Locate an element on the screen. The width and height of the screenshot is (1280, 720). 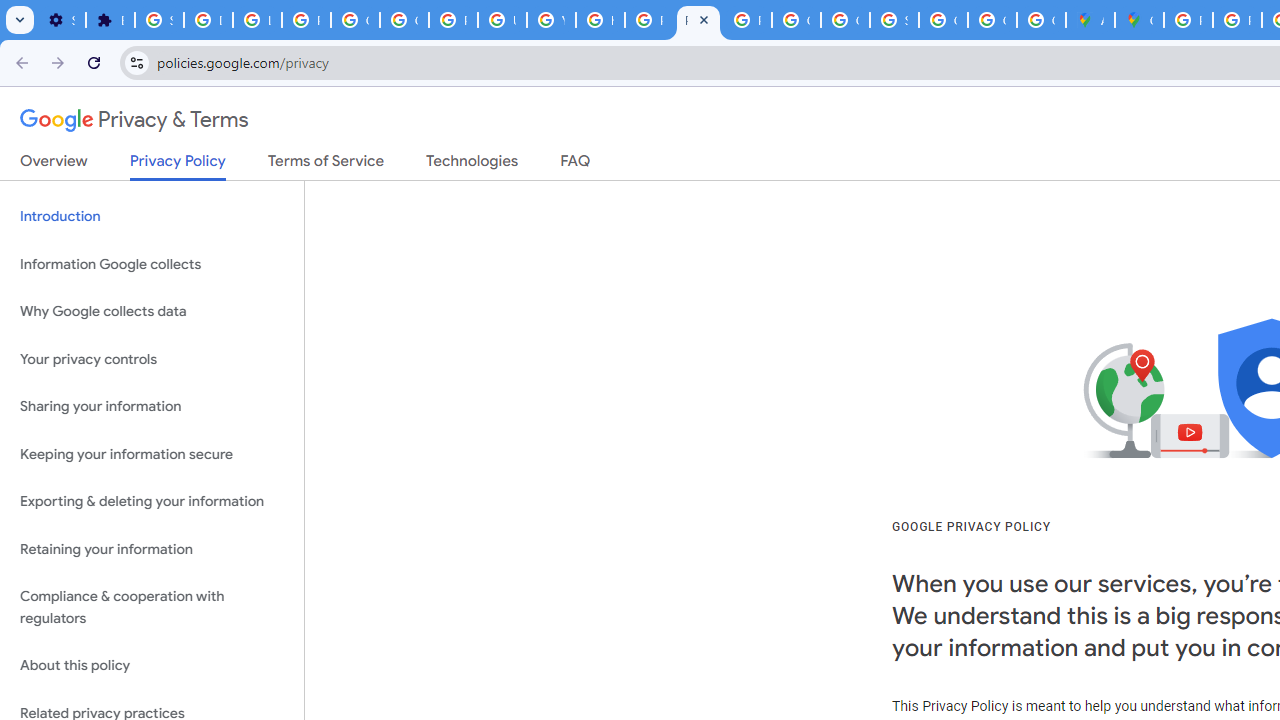
'Settings - On startup' is located at coordinates (61, 20).